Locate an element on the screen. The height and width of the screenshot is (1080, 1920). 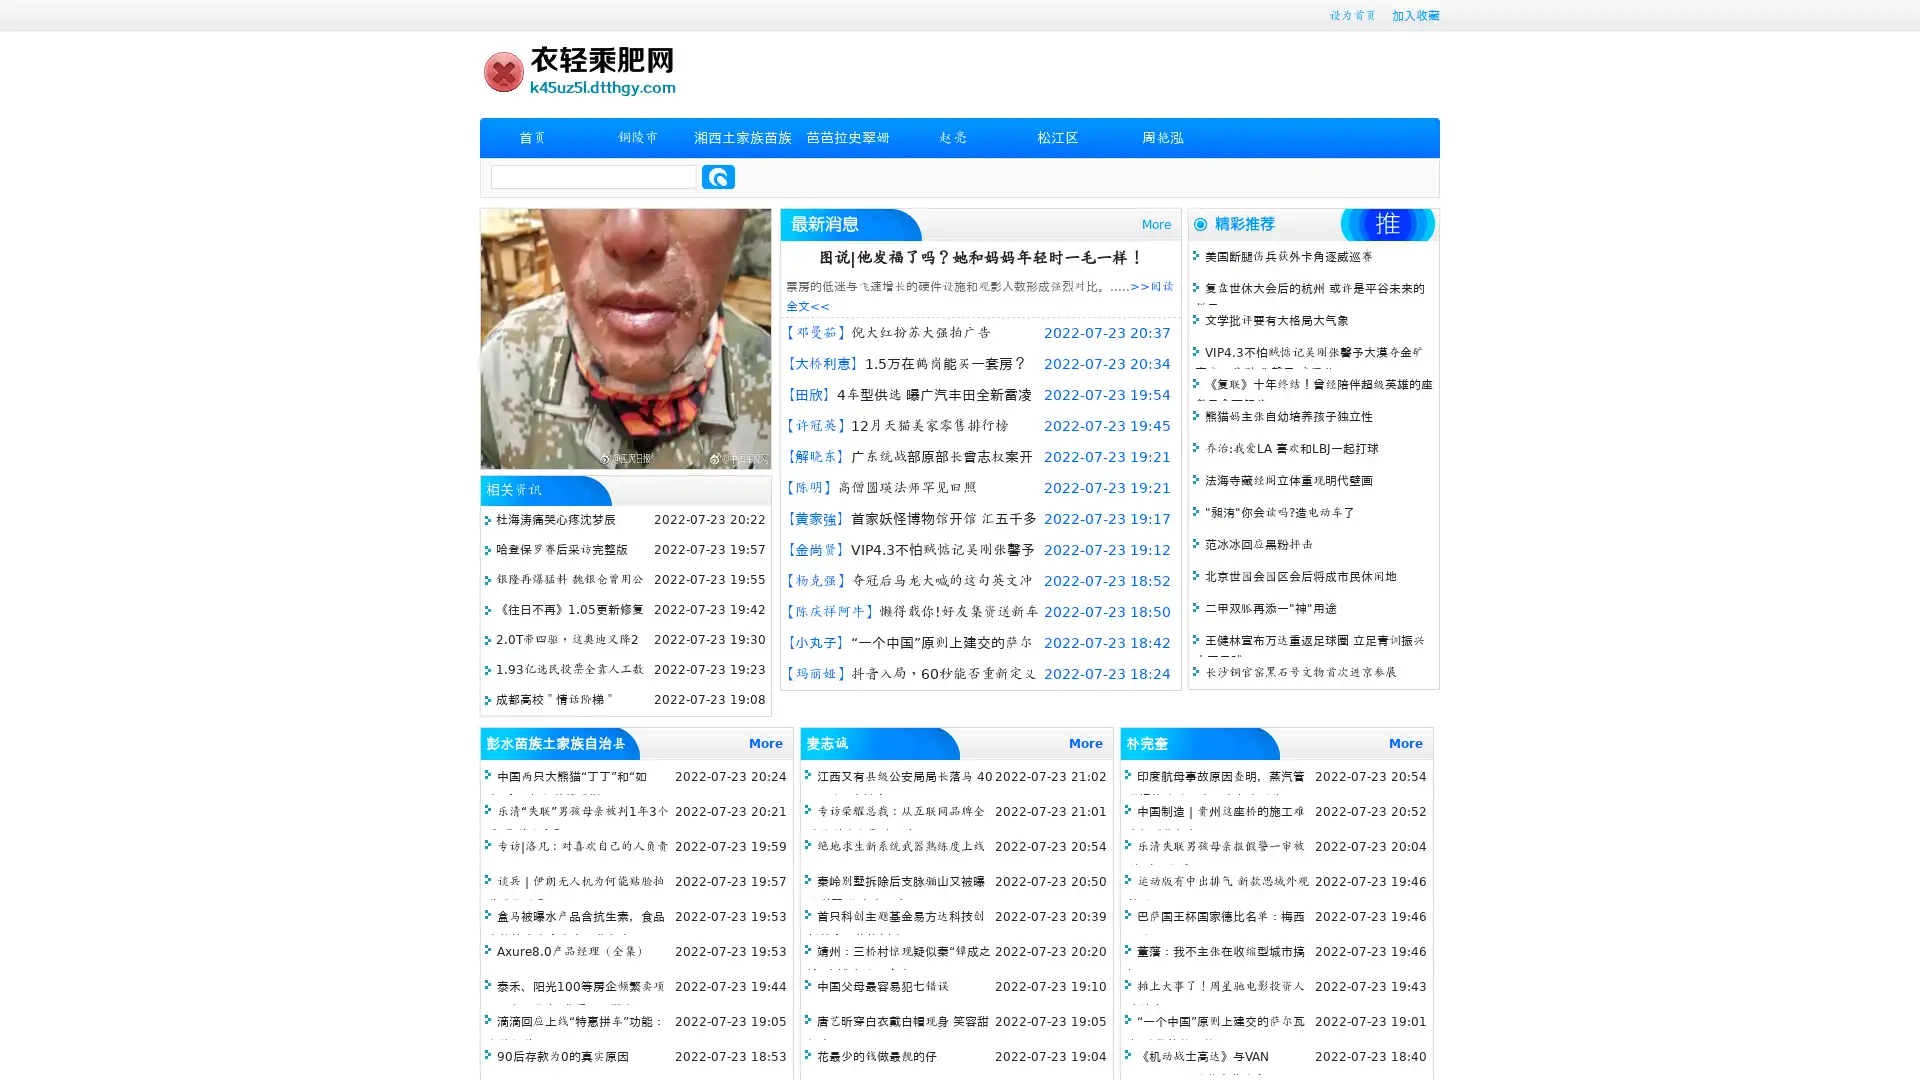
Search is located at coordinates (718, 176).